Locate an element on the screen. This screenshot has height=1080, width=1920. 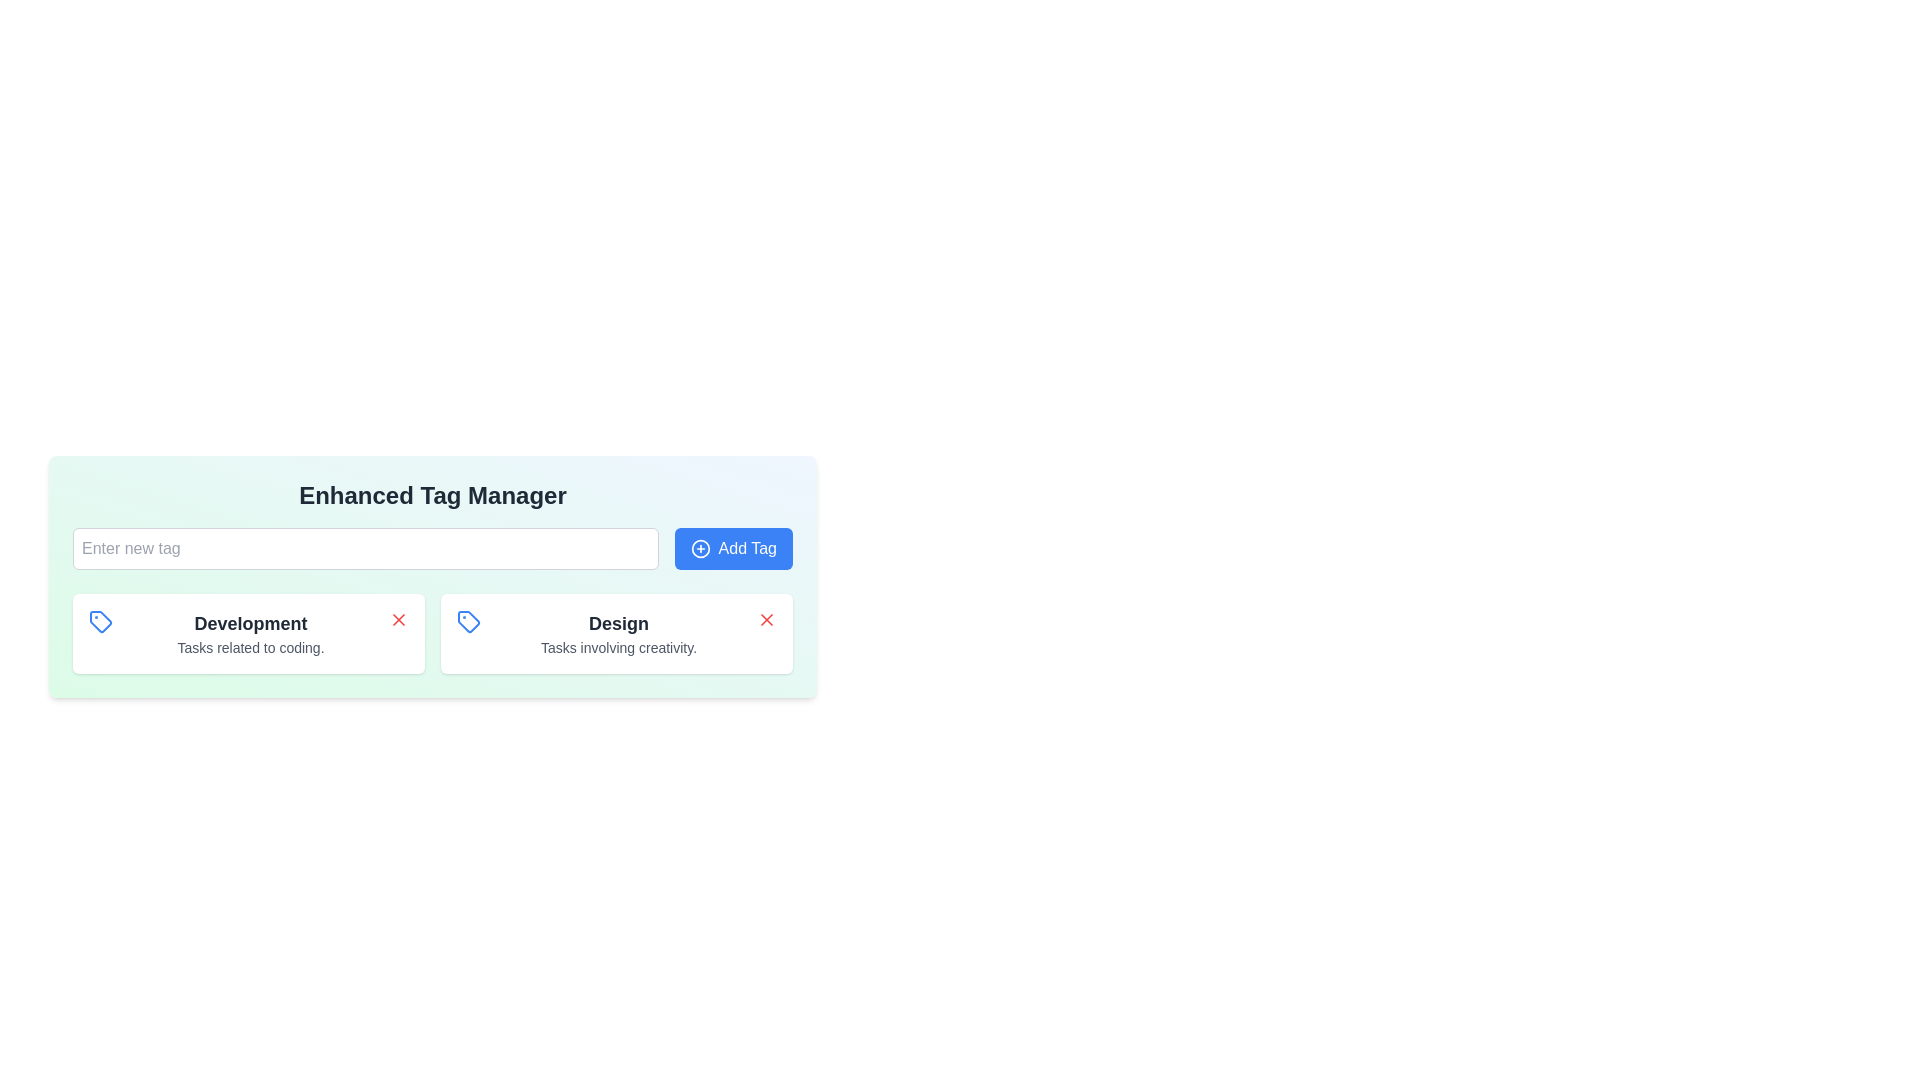
the uppermost and largest decorative vector graphic element located to the left of the 'Design' label in the Enhanced Tag Manager interface is located at coordinates (99, 620).